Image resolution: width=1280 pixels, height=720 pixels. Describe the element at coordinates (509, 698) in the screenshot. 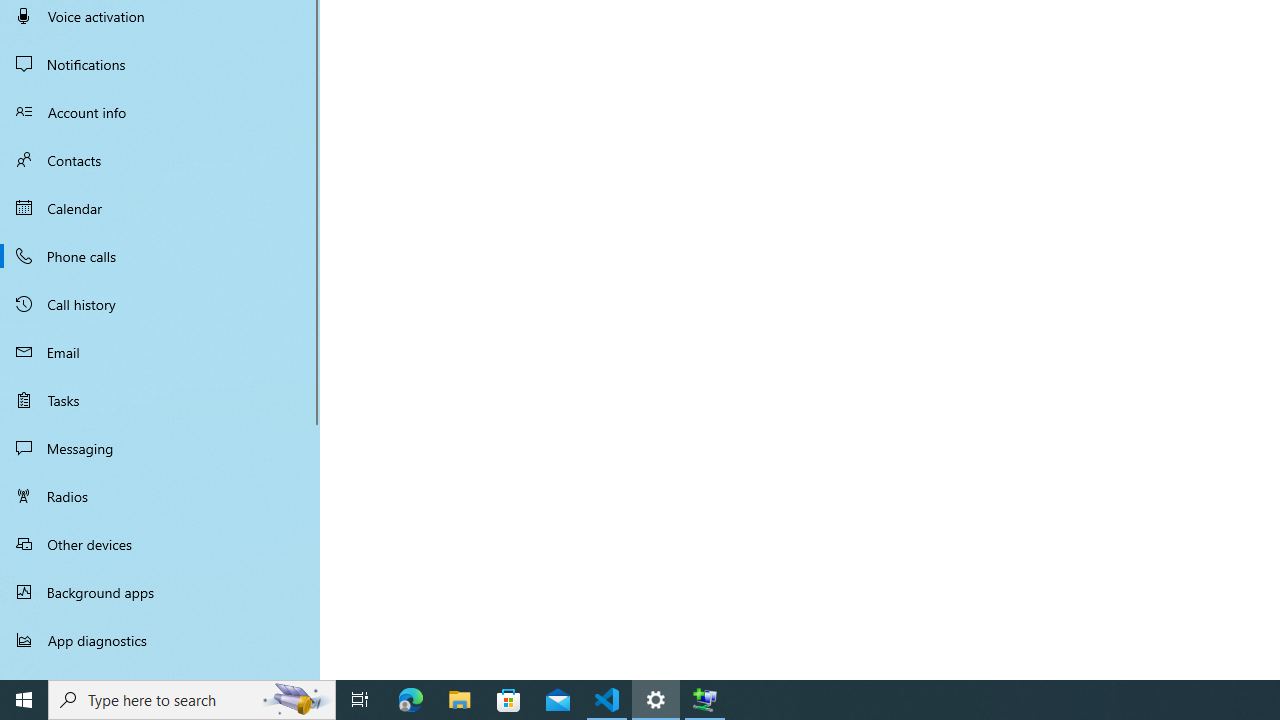

I see `'Microsoft Store'` at that location.